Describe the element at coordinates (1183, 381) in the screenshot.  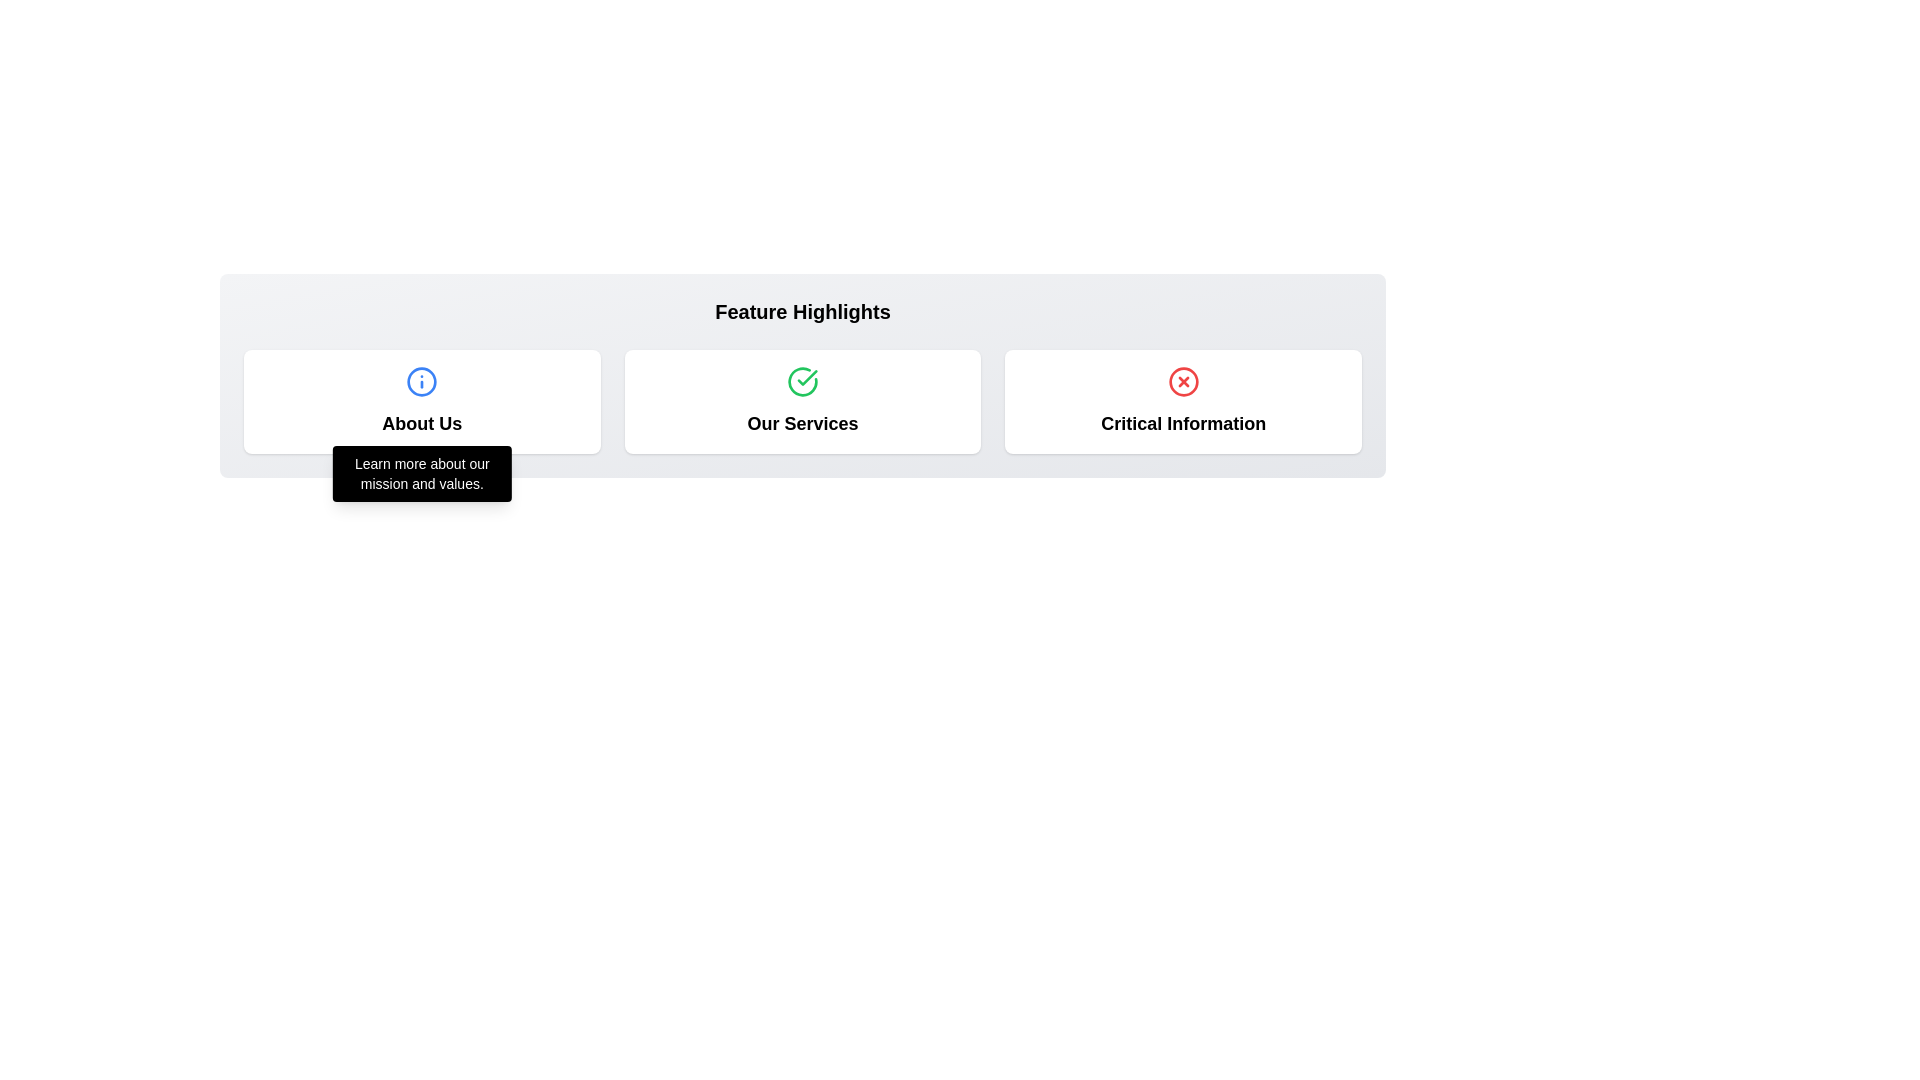
I see `the error/warning icon located at the top-center of the 'Critical Information' card, below the header section` at that location.